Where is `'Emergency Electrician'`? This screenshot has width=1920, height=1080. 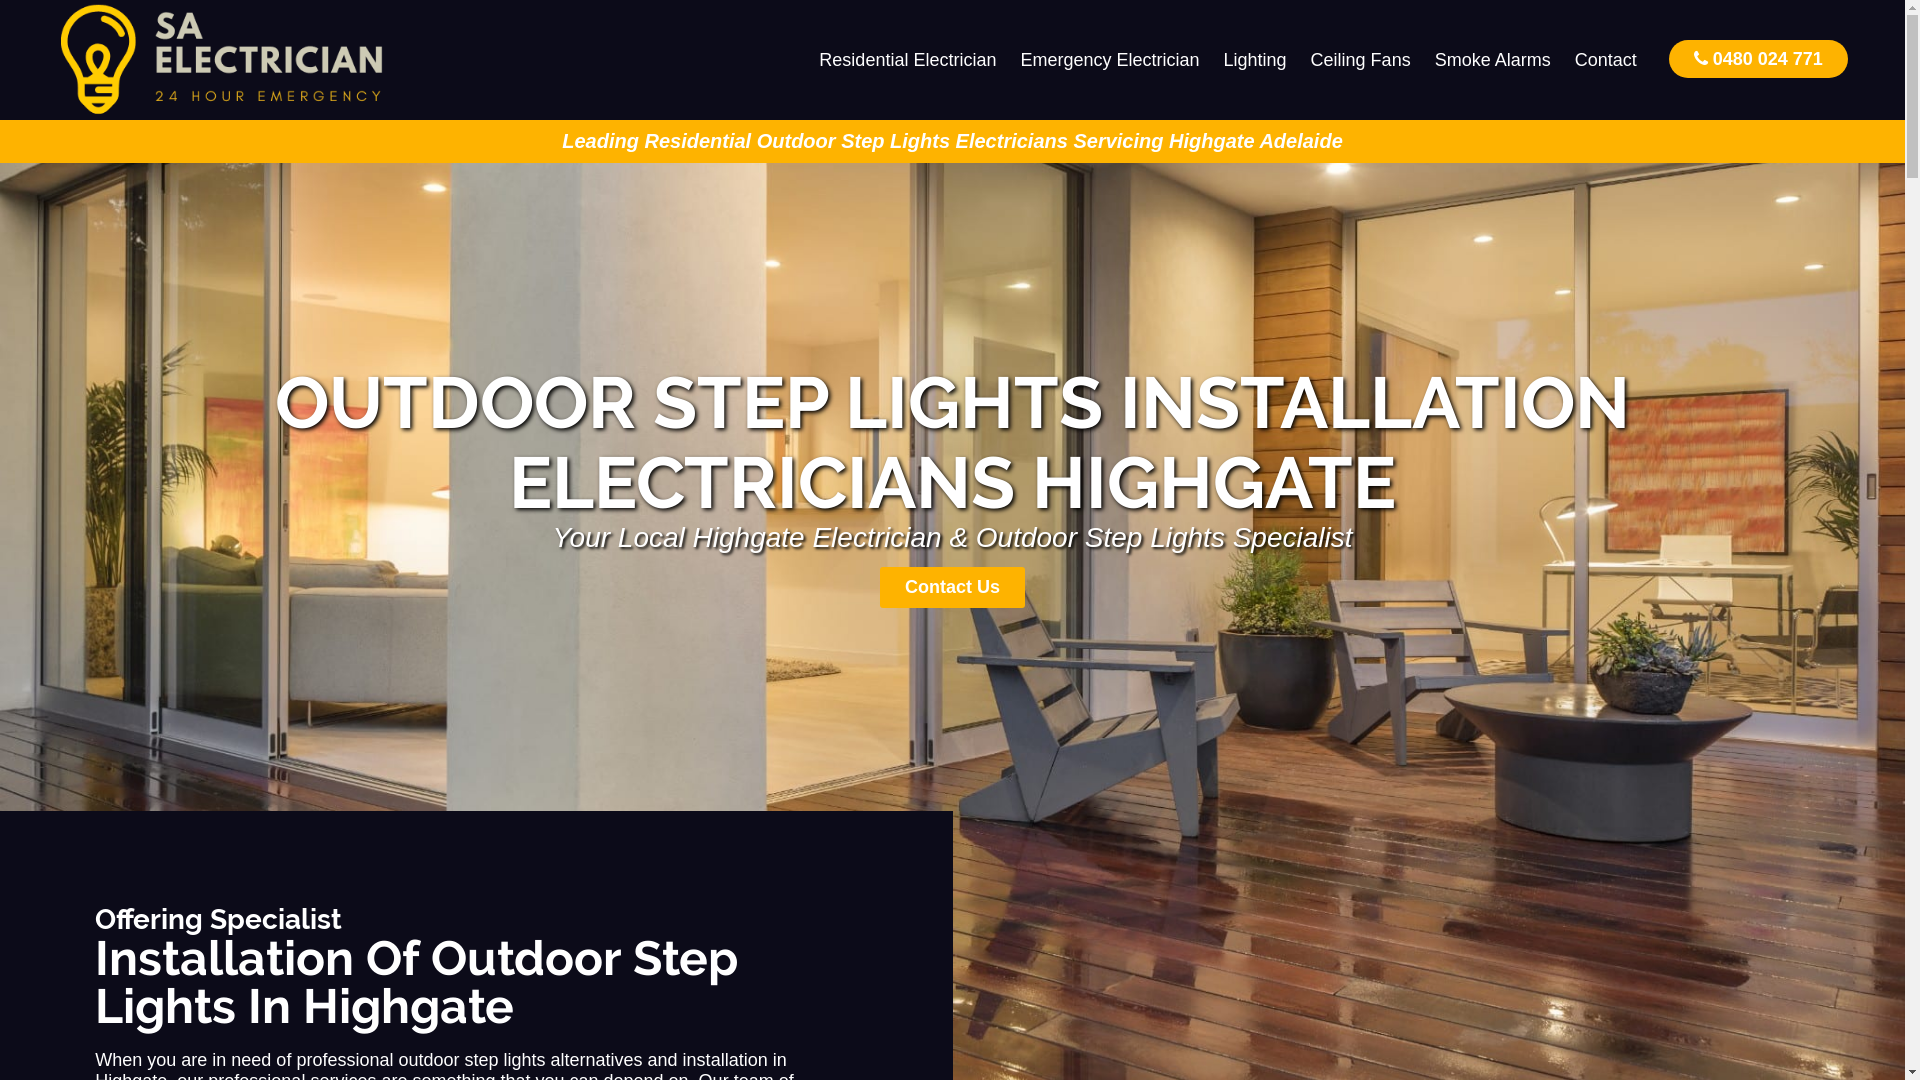 'Emergency Electrician' is located at coordinates (1108, 59).